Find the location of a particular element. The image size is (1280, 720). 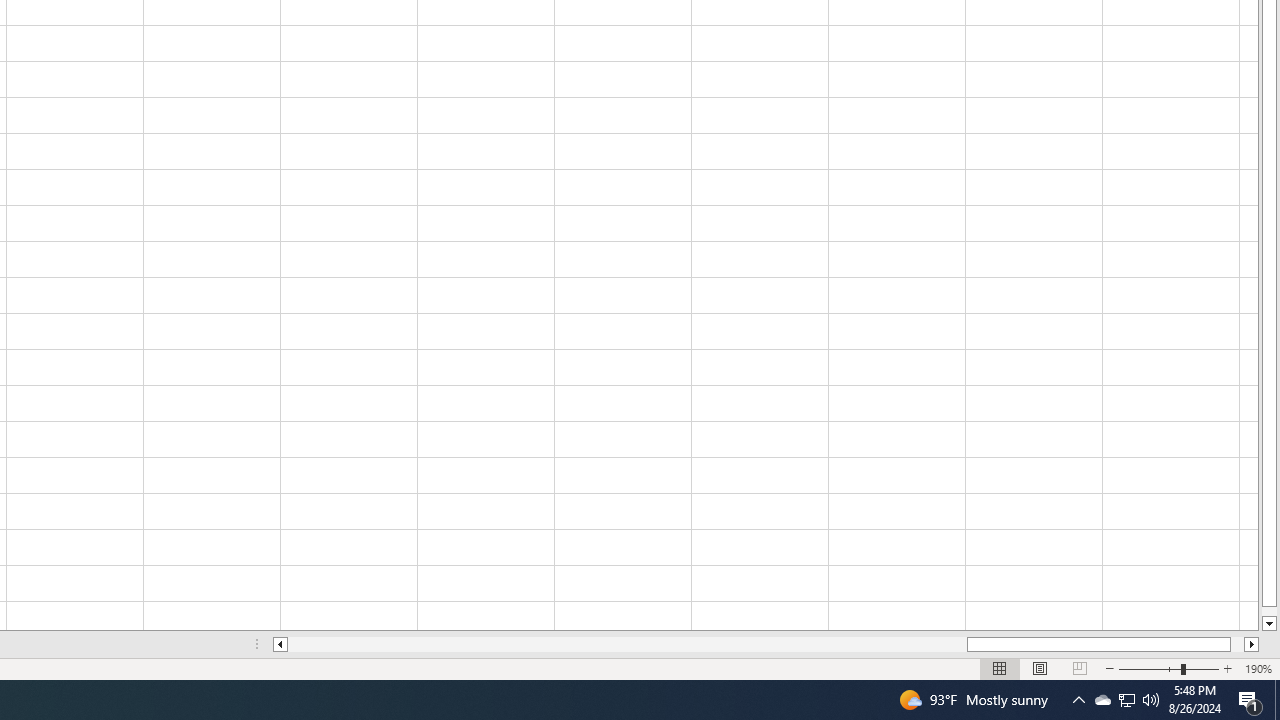

'Line down' is located at coordinates (1268, 623).